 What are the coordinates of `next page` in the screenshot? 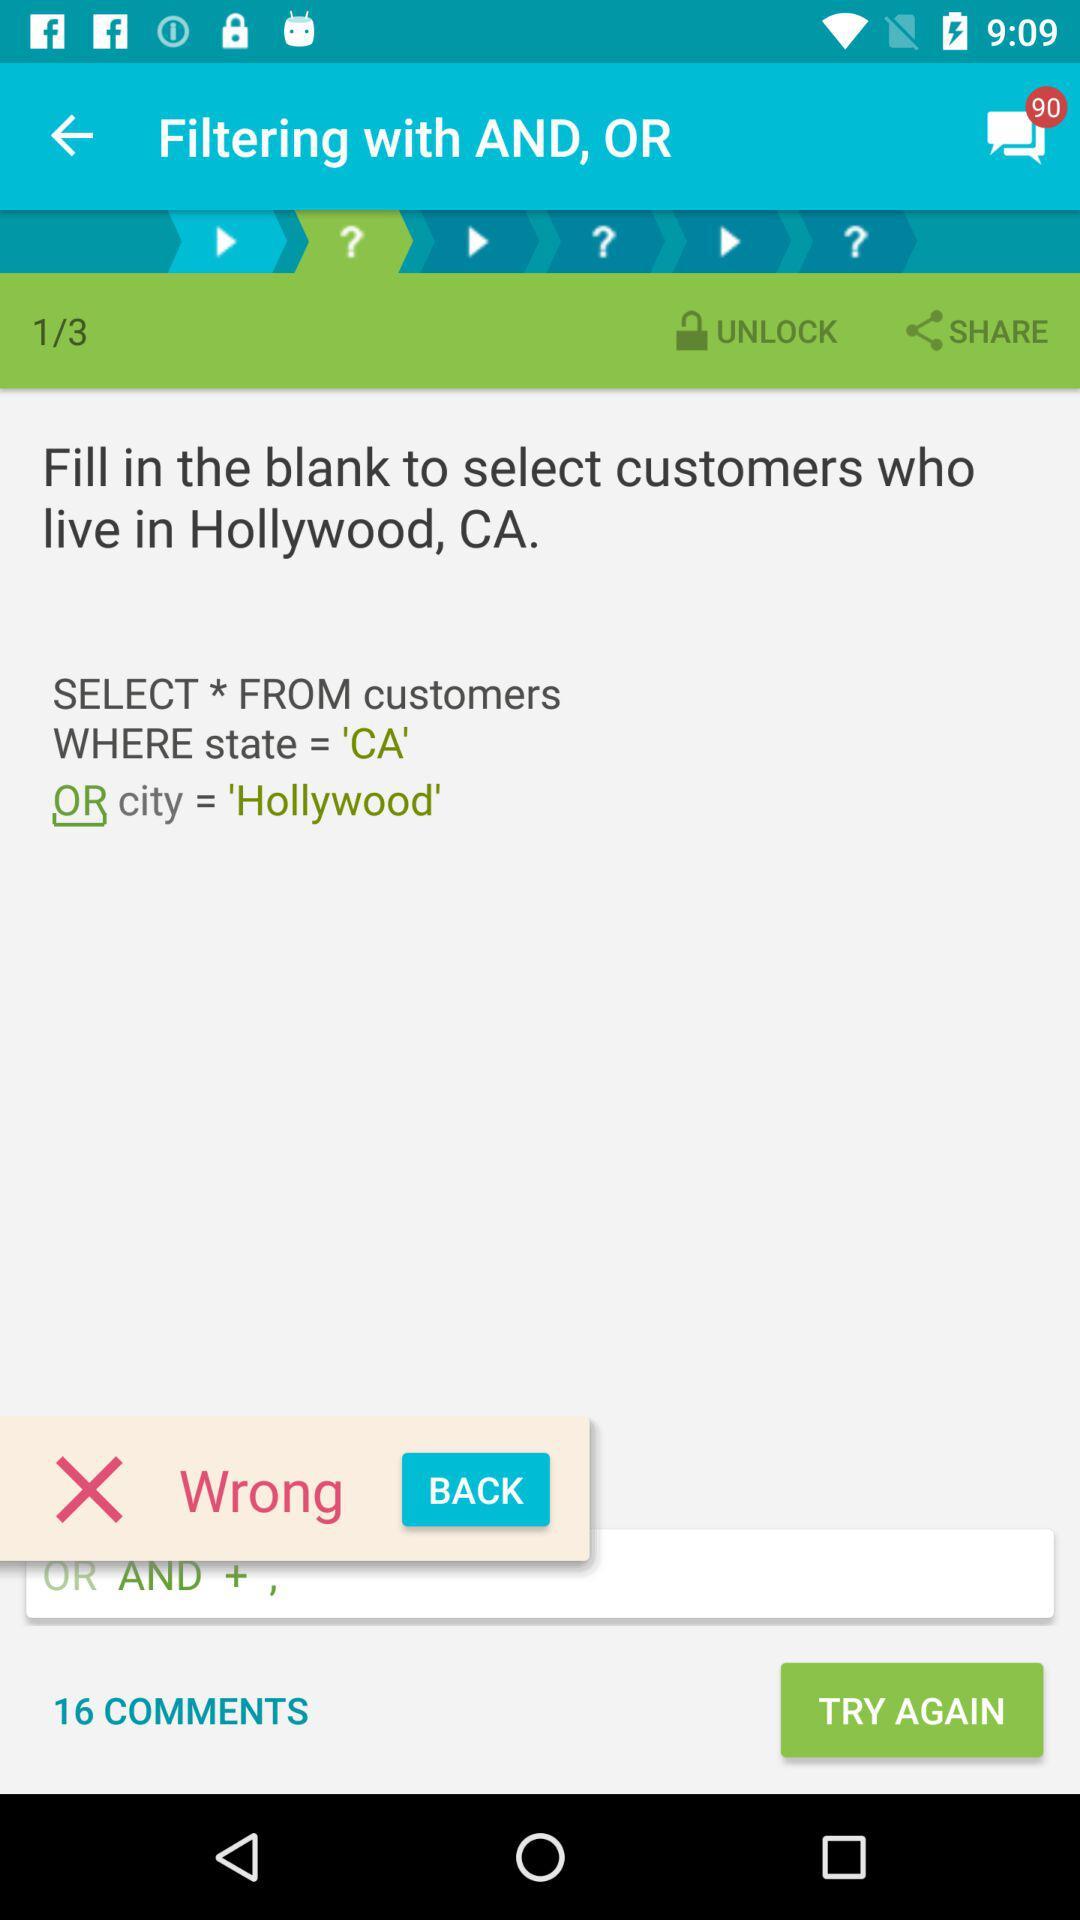 It's located at (477, 240).